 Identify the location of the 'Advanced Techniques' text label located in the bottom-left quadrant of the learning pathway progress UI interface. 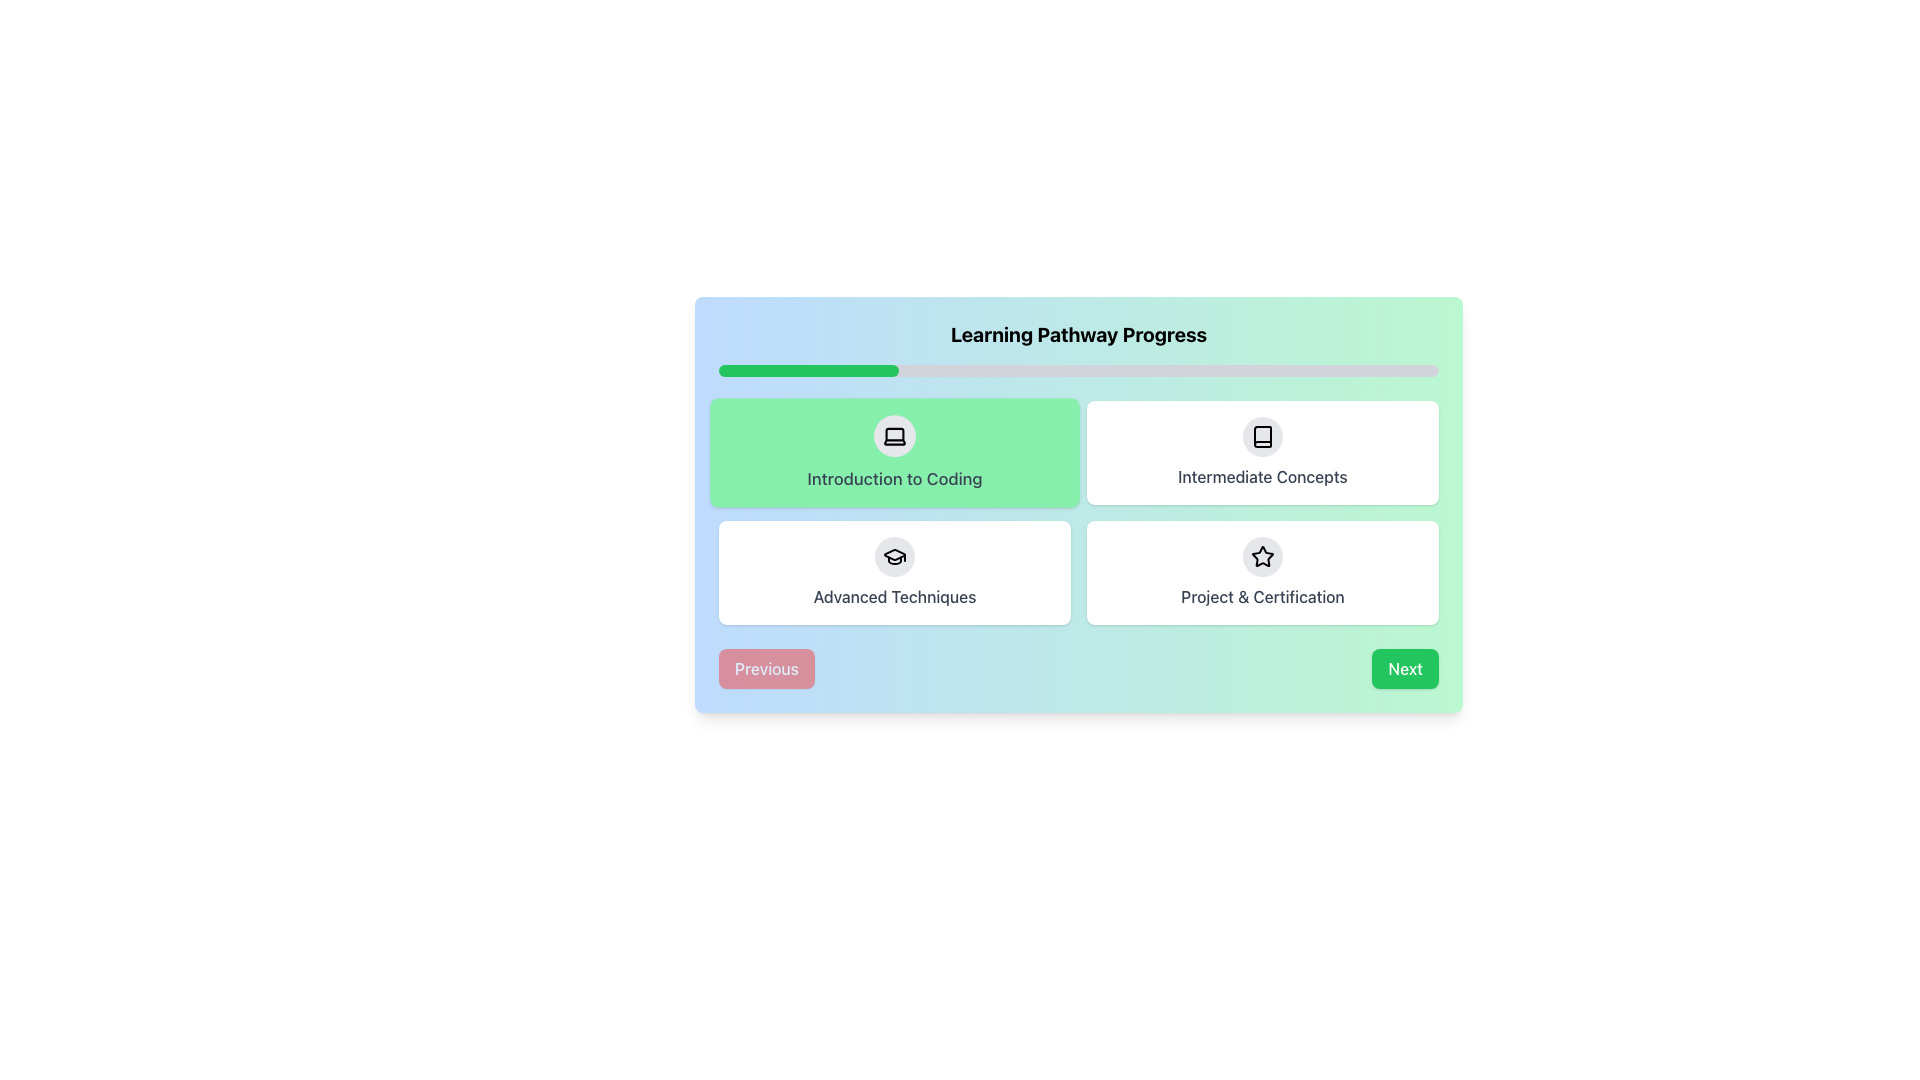
(893, 596).